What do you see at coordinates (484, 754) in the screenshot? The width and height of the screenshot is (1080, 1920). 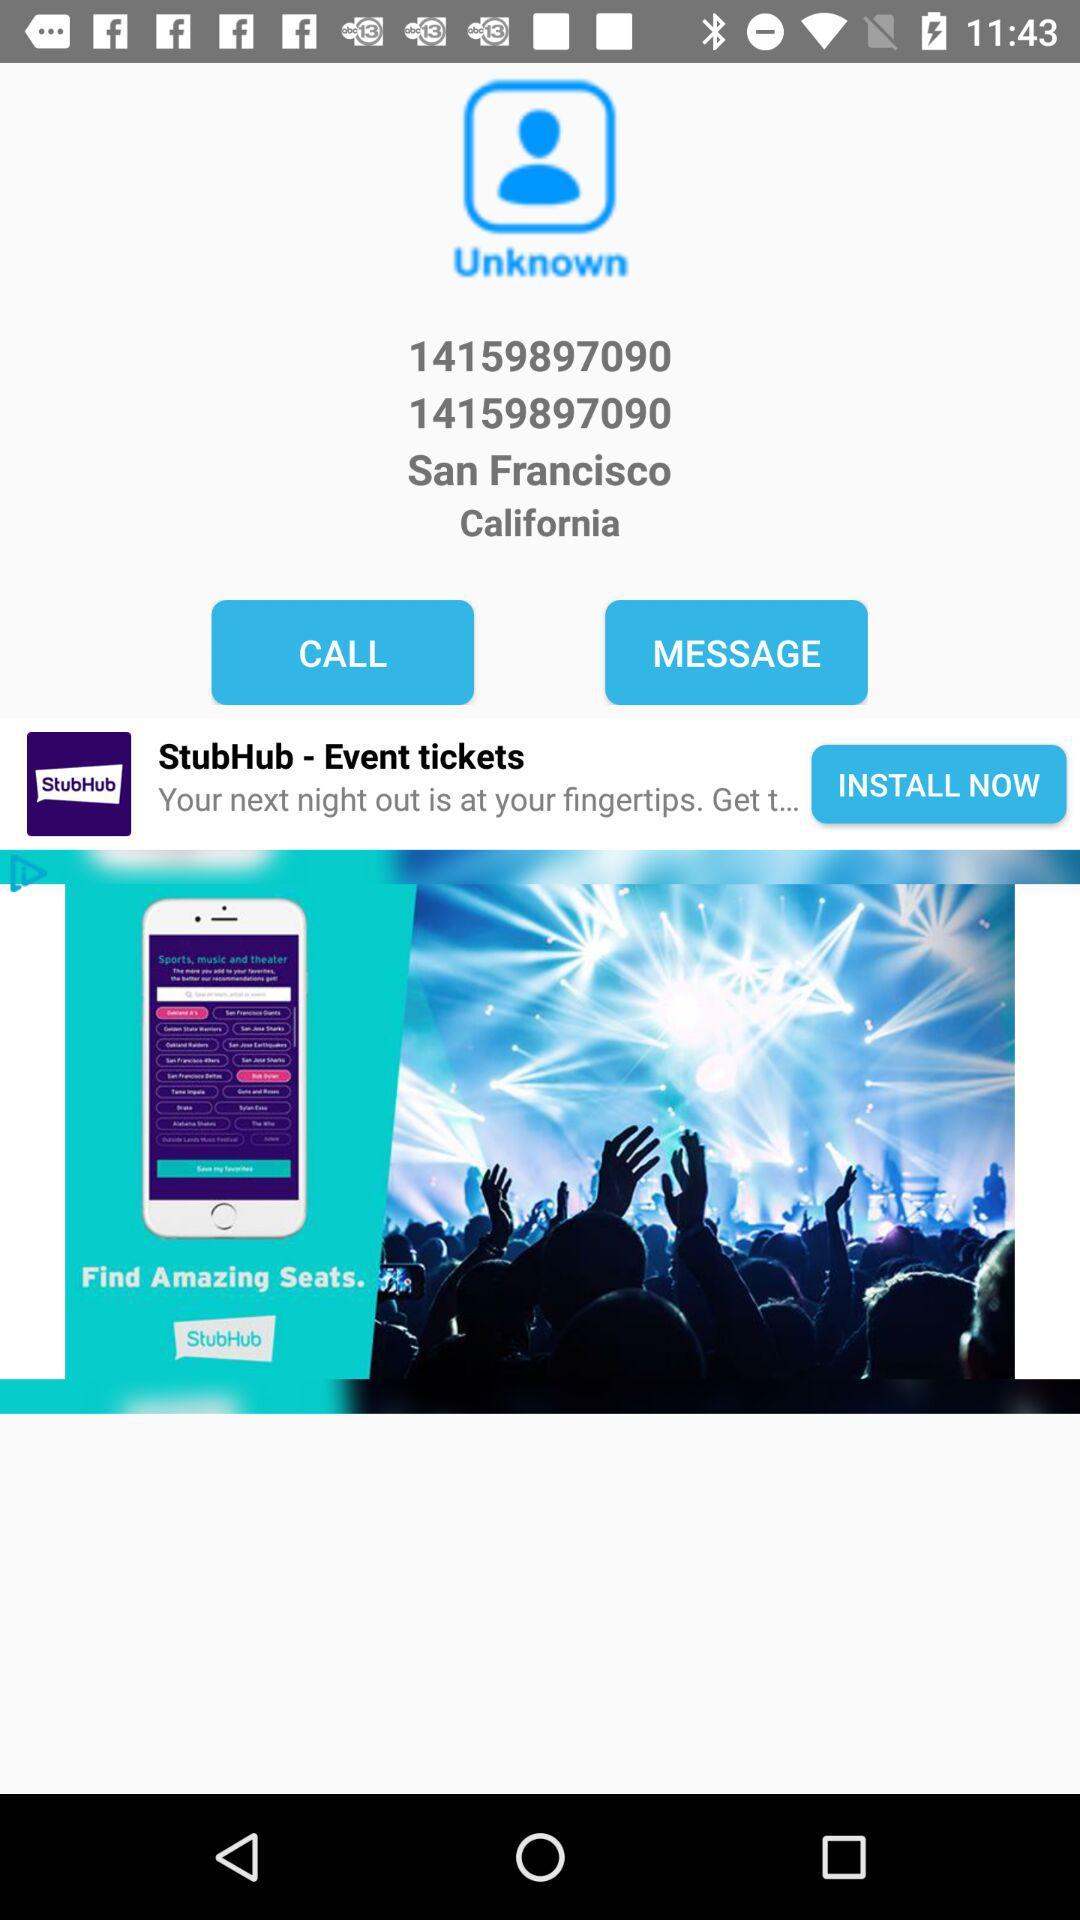 I see `icon next to install now icon` at bounding box center [484, 754].